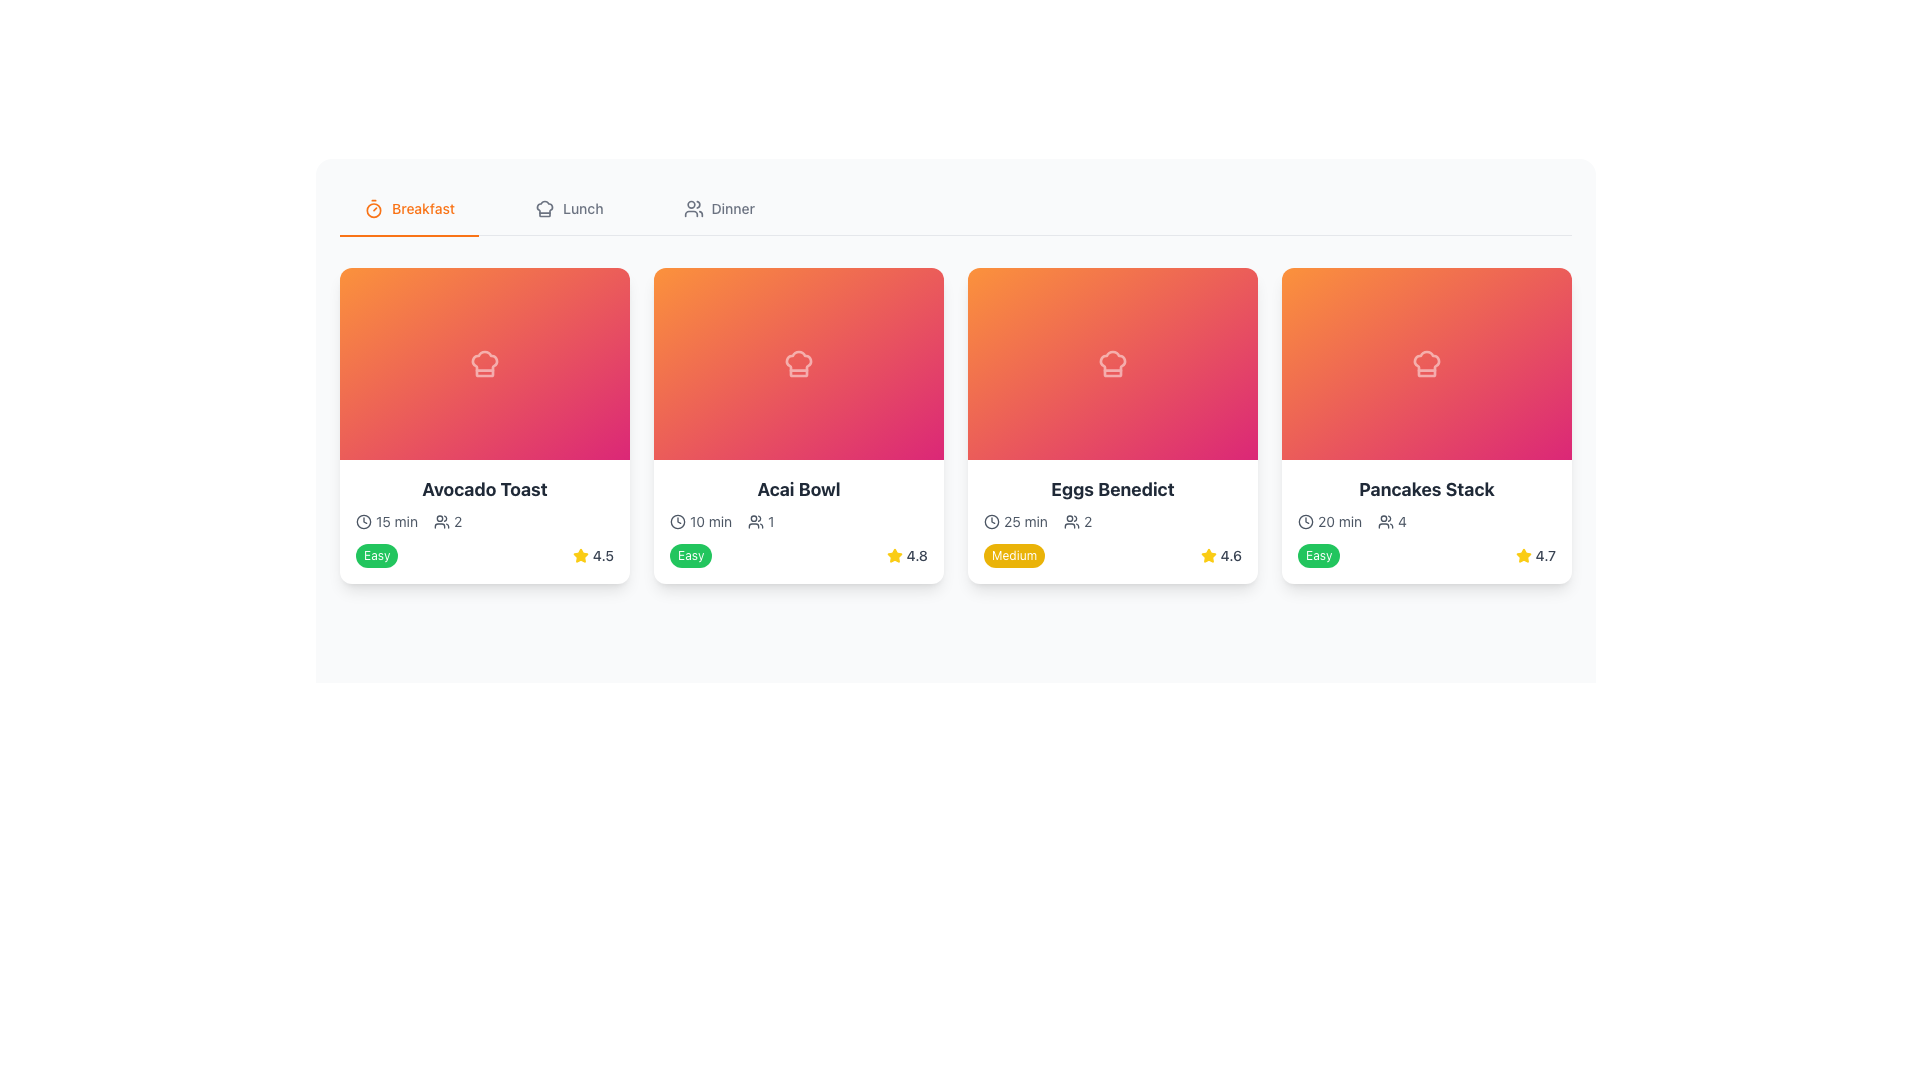 The height and width of the screenshot is (1080, 1920). What do you see at coordinates (1425, 555) in the screenshot?
I see `the difficulty level and rating indicator for the 'Pancakes Stack' recipe, located at the bottom-right of the card` at bounding box center [1425, 555].